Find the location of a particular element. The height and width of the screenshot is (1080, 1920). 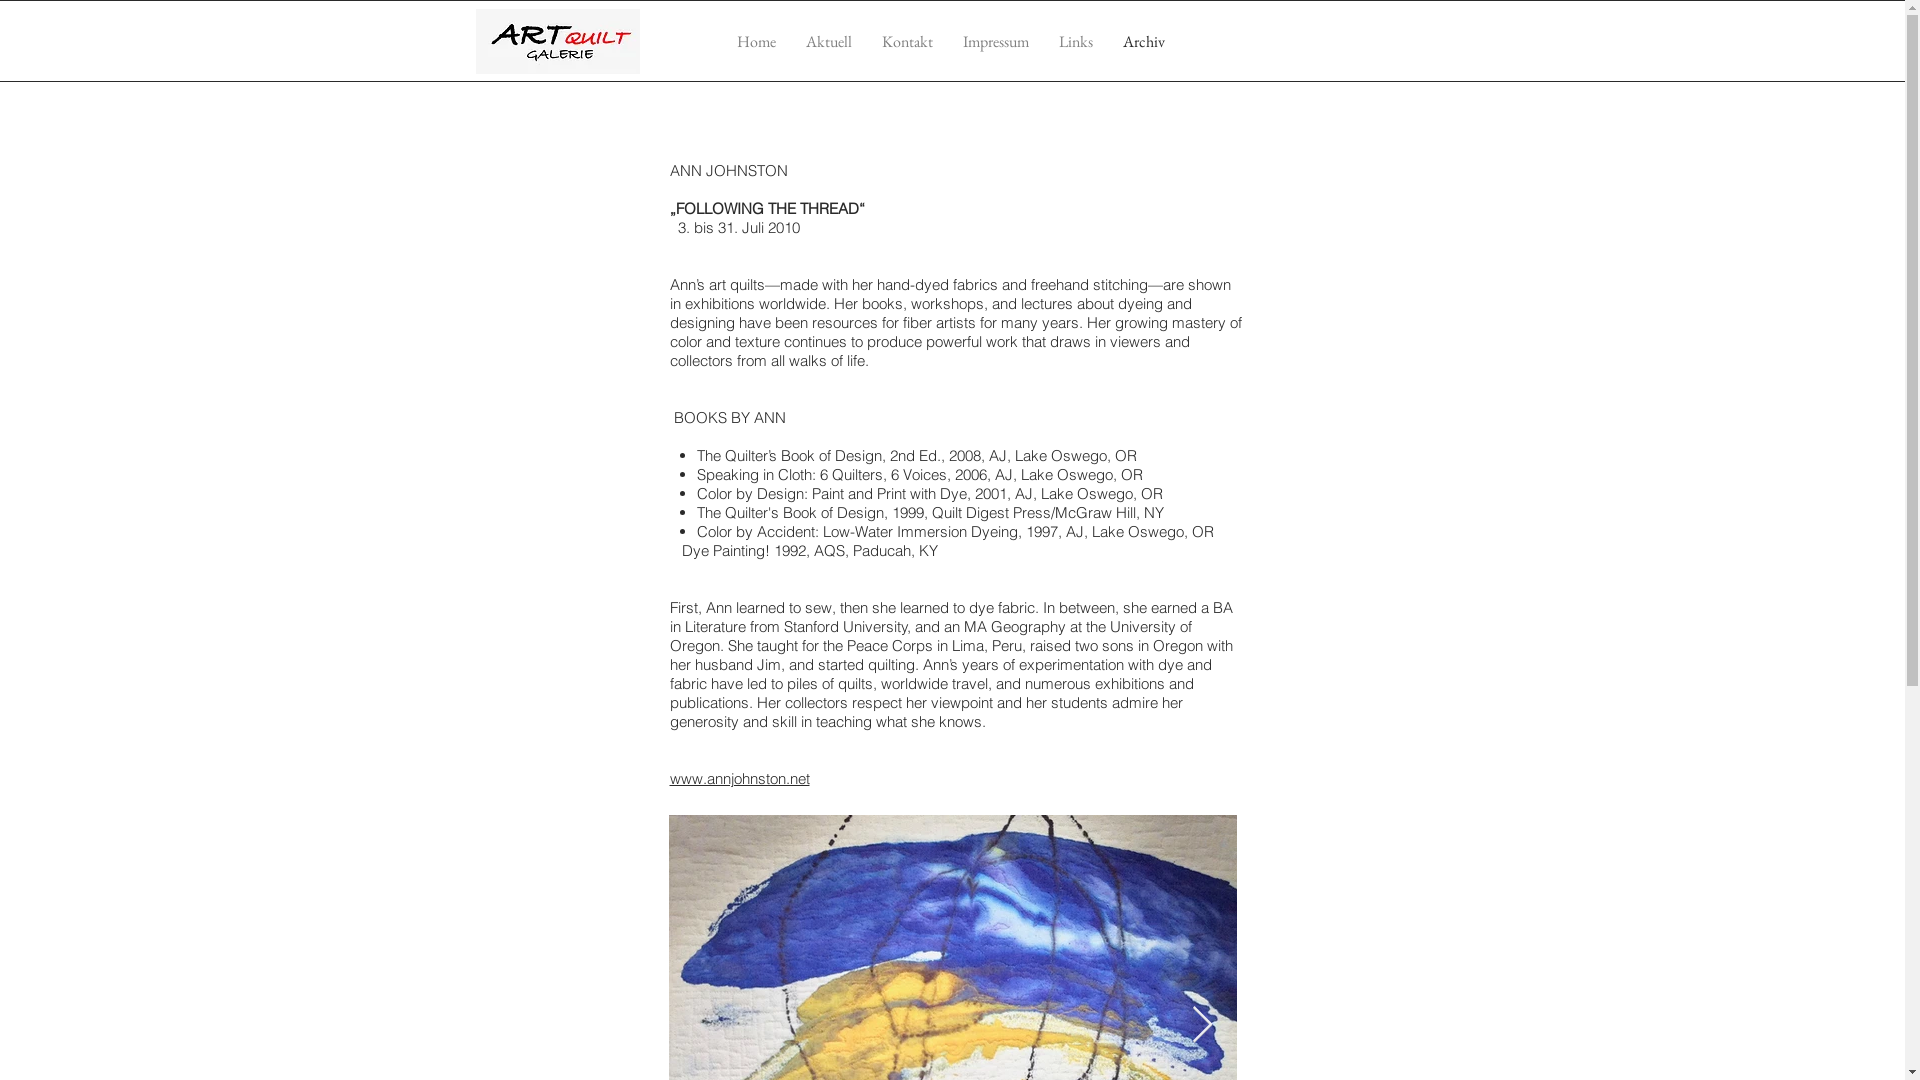

'www.annjohnston.net' is located at coordinates (738, 777).